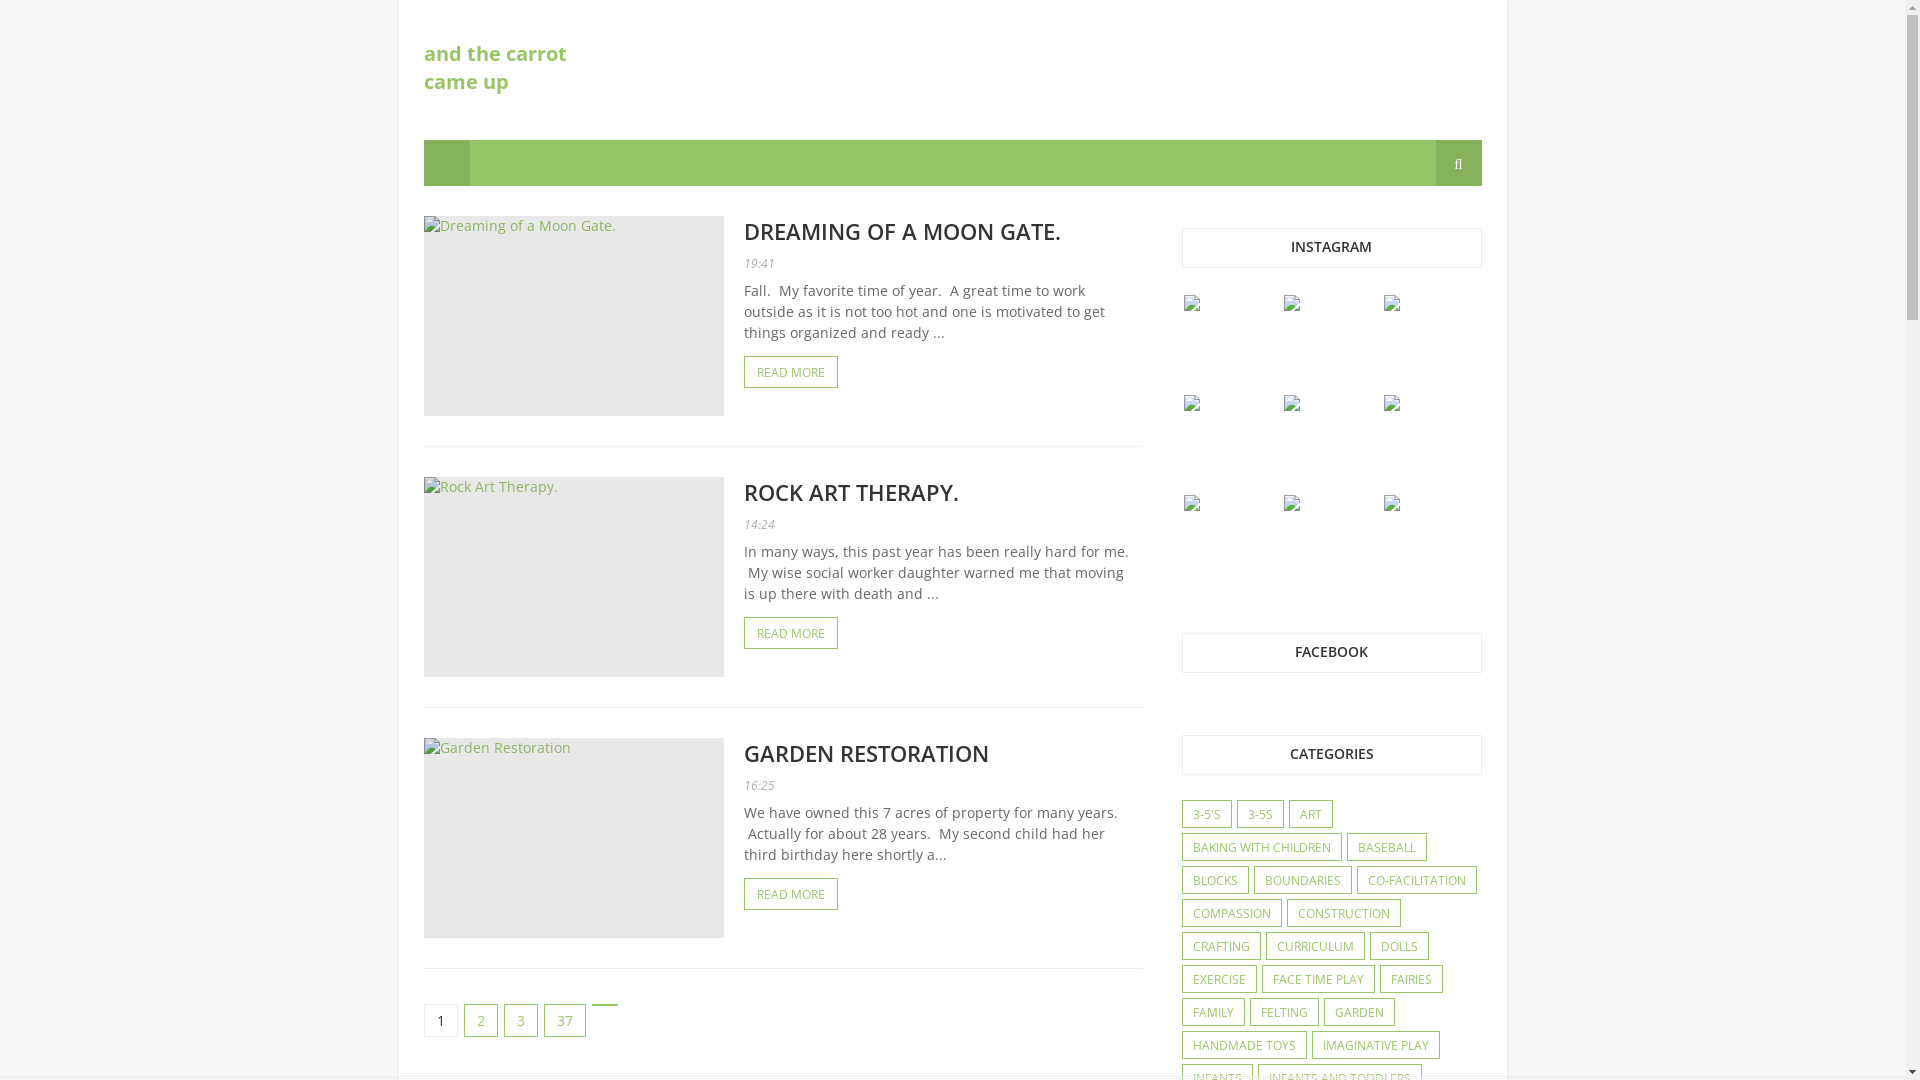  Describe the element at coordinates (1219, 946) in the screenshot. I see `'CRAFTING'` at that location.